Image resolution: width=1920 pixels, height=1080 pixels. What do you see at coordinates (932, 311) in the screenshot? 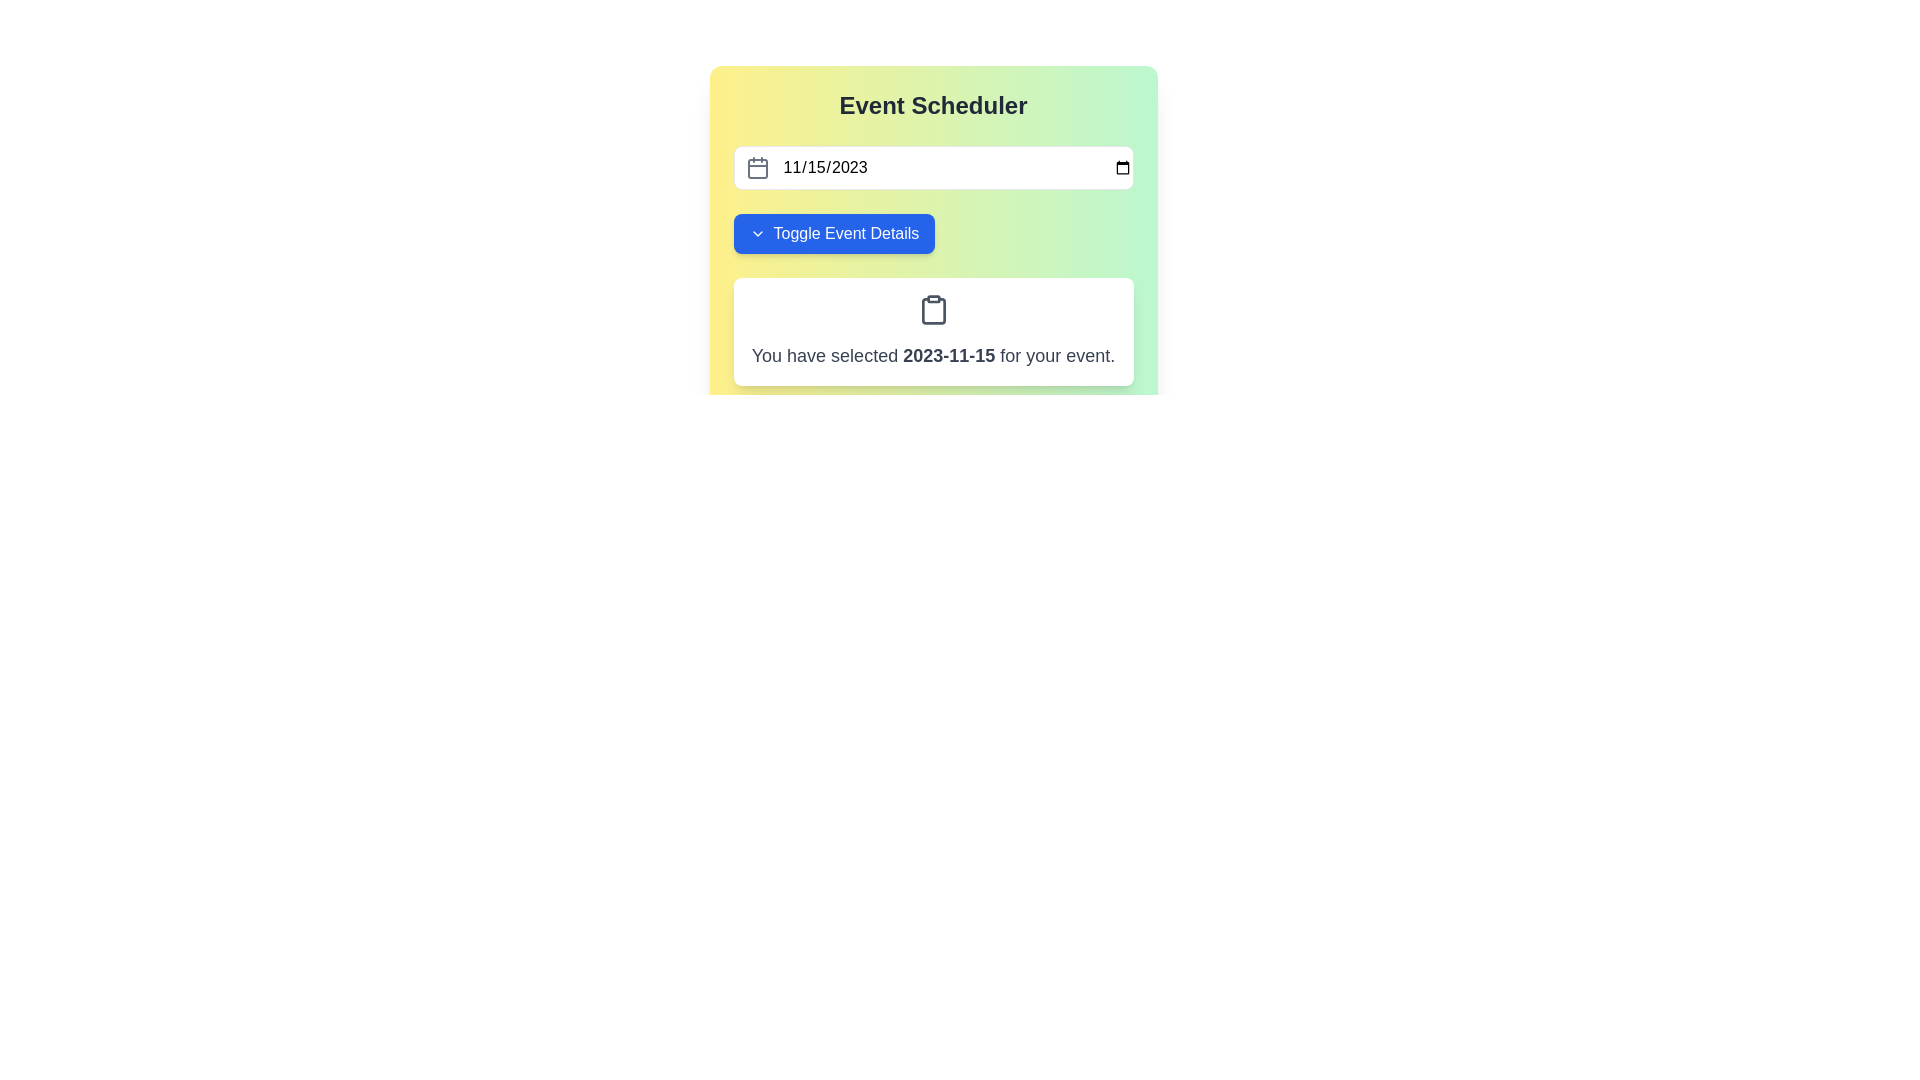
I see `the clipboard icon located slightly downward from the top center of a white box` at bounding box center [932, 311].